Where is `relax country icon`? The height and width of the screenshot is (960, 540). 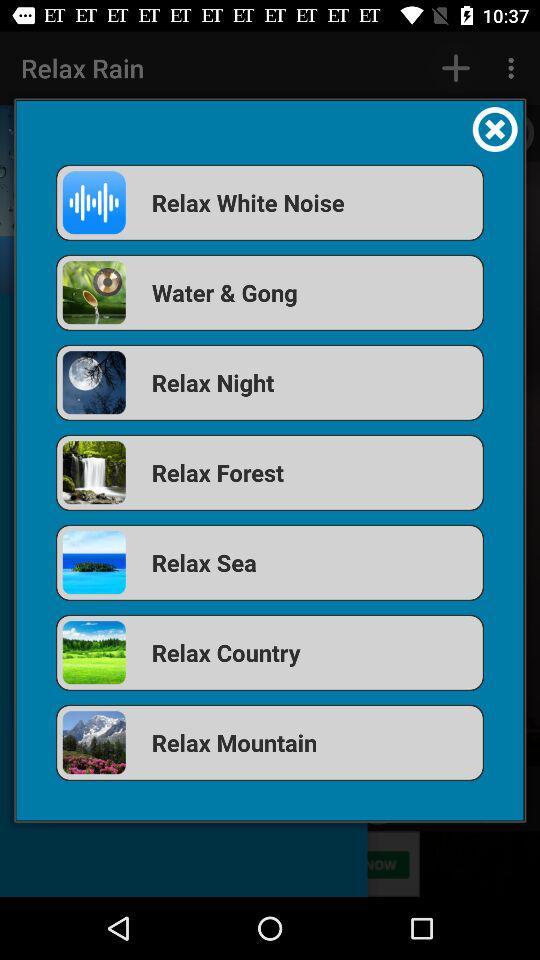
relax country icon is located at coordinates (270, 651).